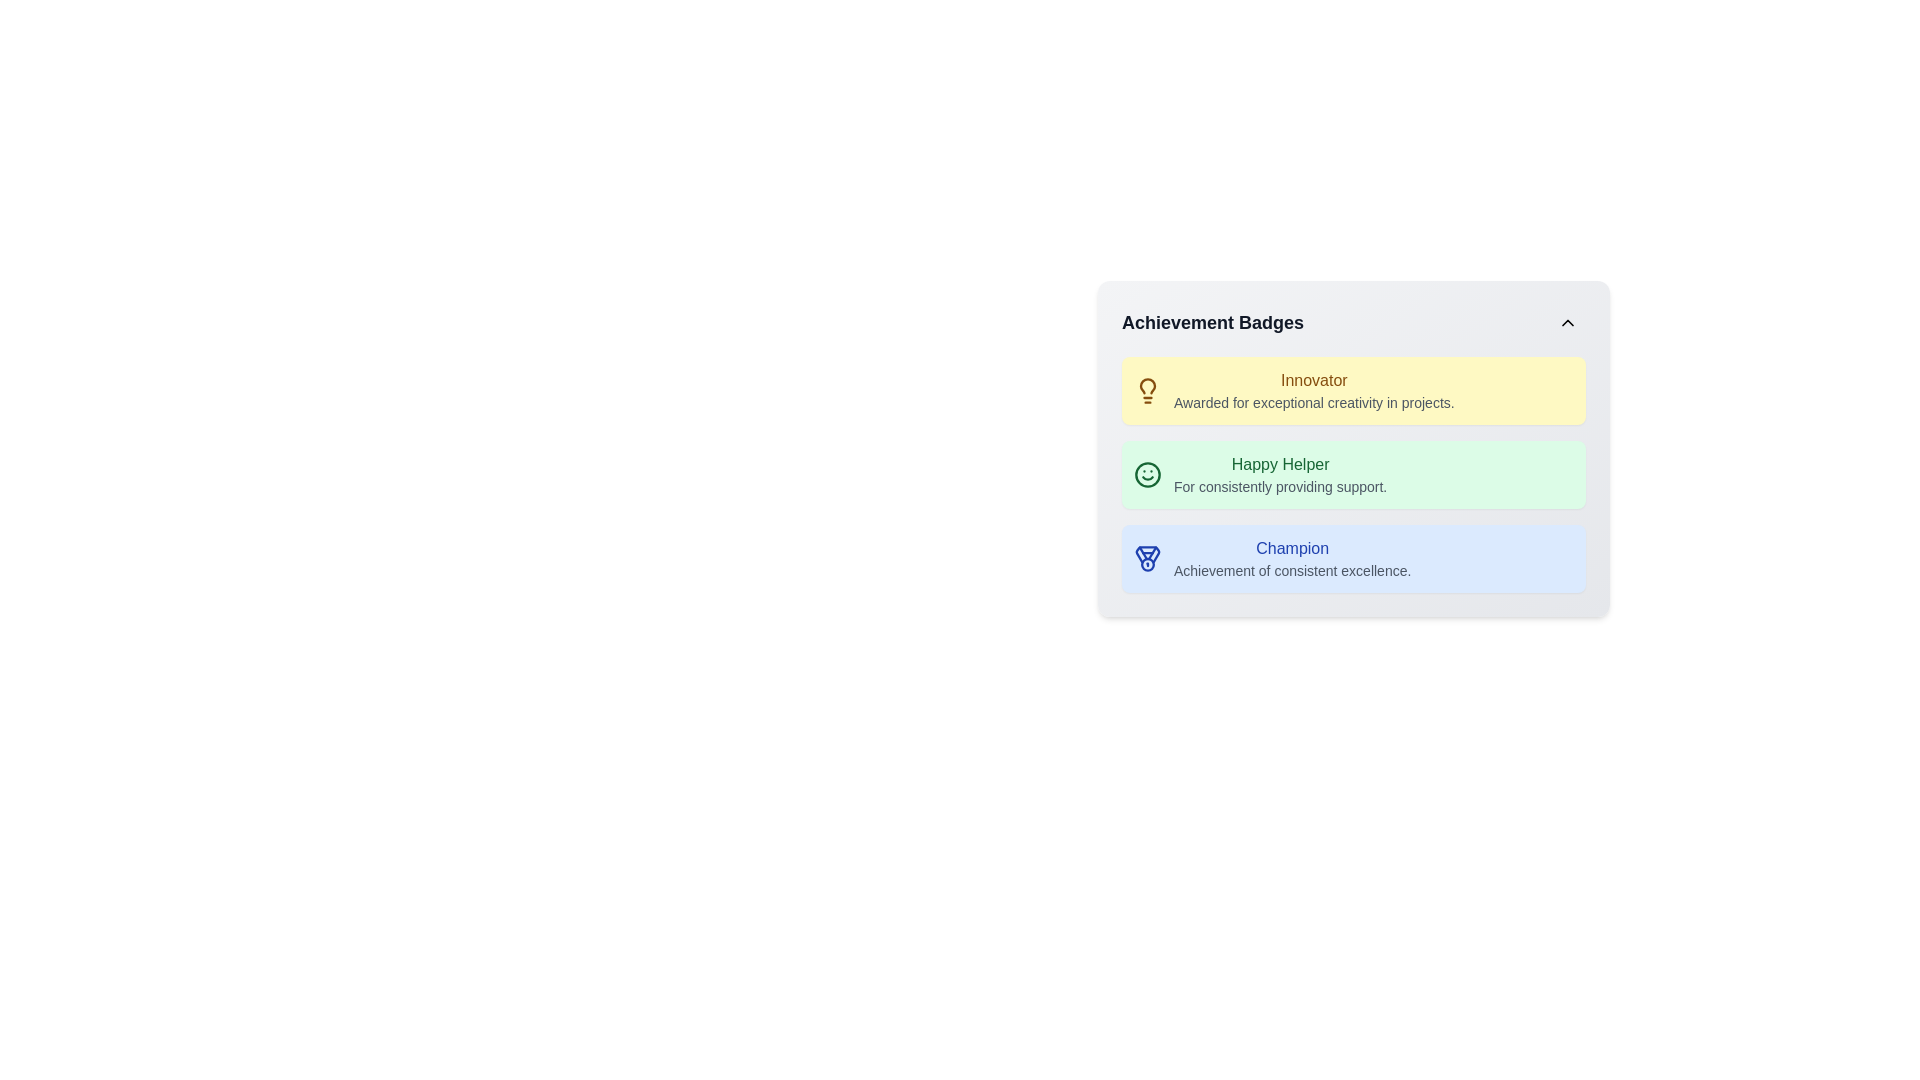 Image resolution: width=1920 pixels, height=1080 pixels. Describe the element at coordinates (1314, 402) in the screenshot. I see `information provided by the Label element that describes the purpose of the 'Innovator' badge, located under the 'Innovator' section in the 'Achievement Badges' panel` at that location.